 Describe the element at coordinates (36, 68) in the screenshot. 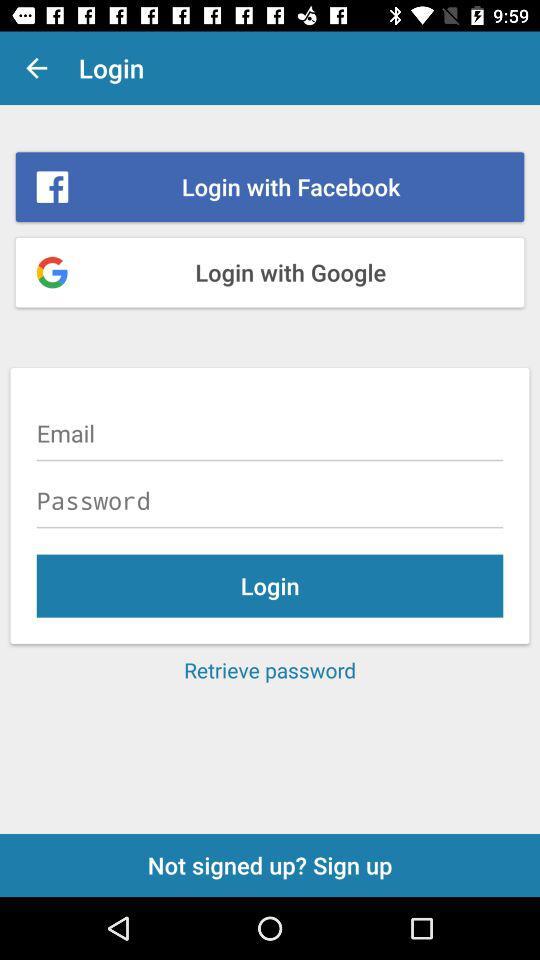

I see `item to the left of login item` at that location.